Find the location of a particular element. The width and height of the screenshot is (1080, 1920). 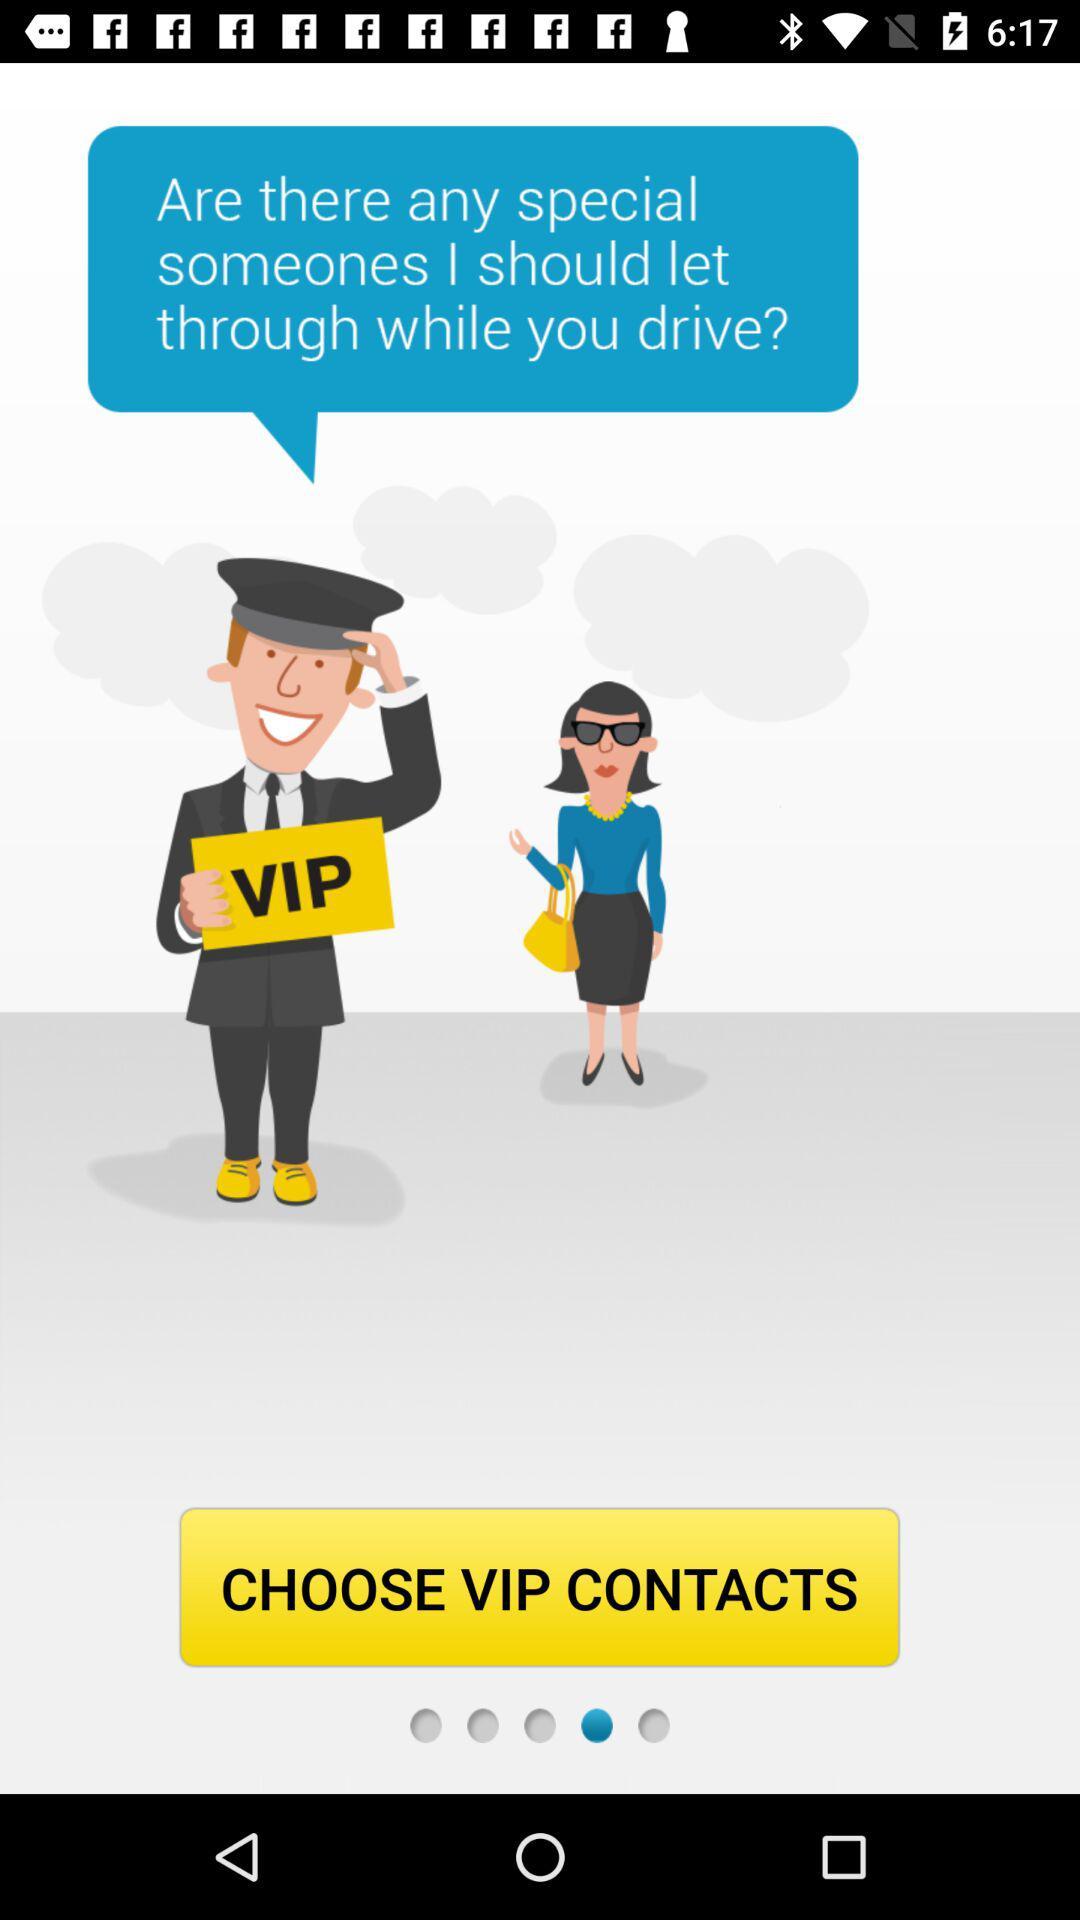

this is the actual card showed from a total of 5 is located at coordinates (596, 1724).